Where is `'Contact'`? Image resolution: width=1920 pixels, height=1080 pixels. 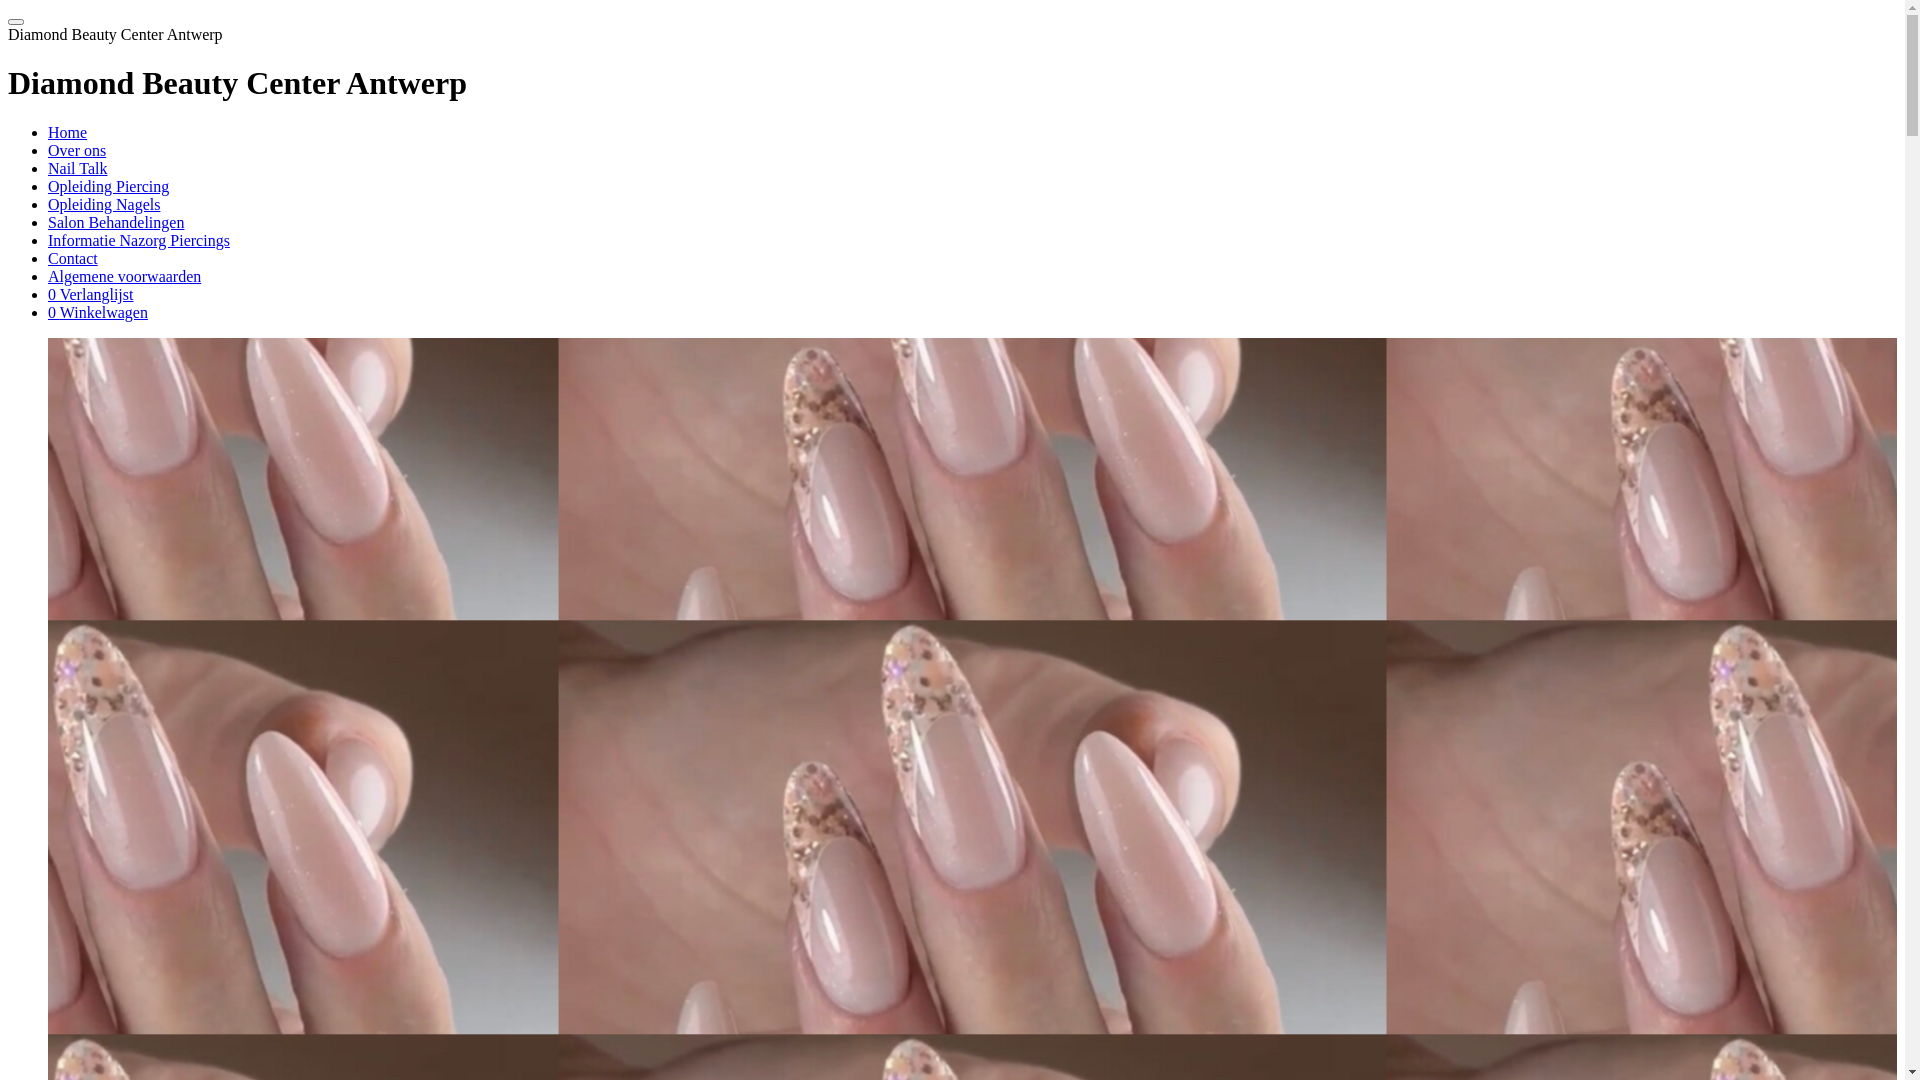
'Contact' is located at coordinates (72, 257).